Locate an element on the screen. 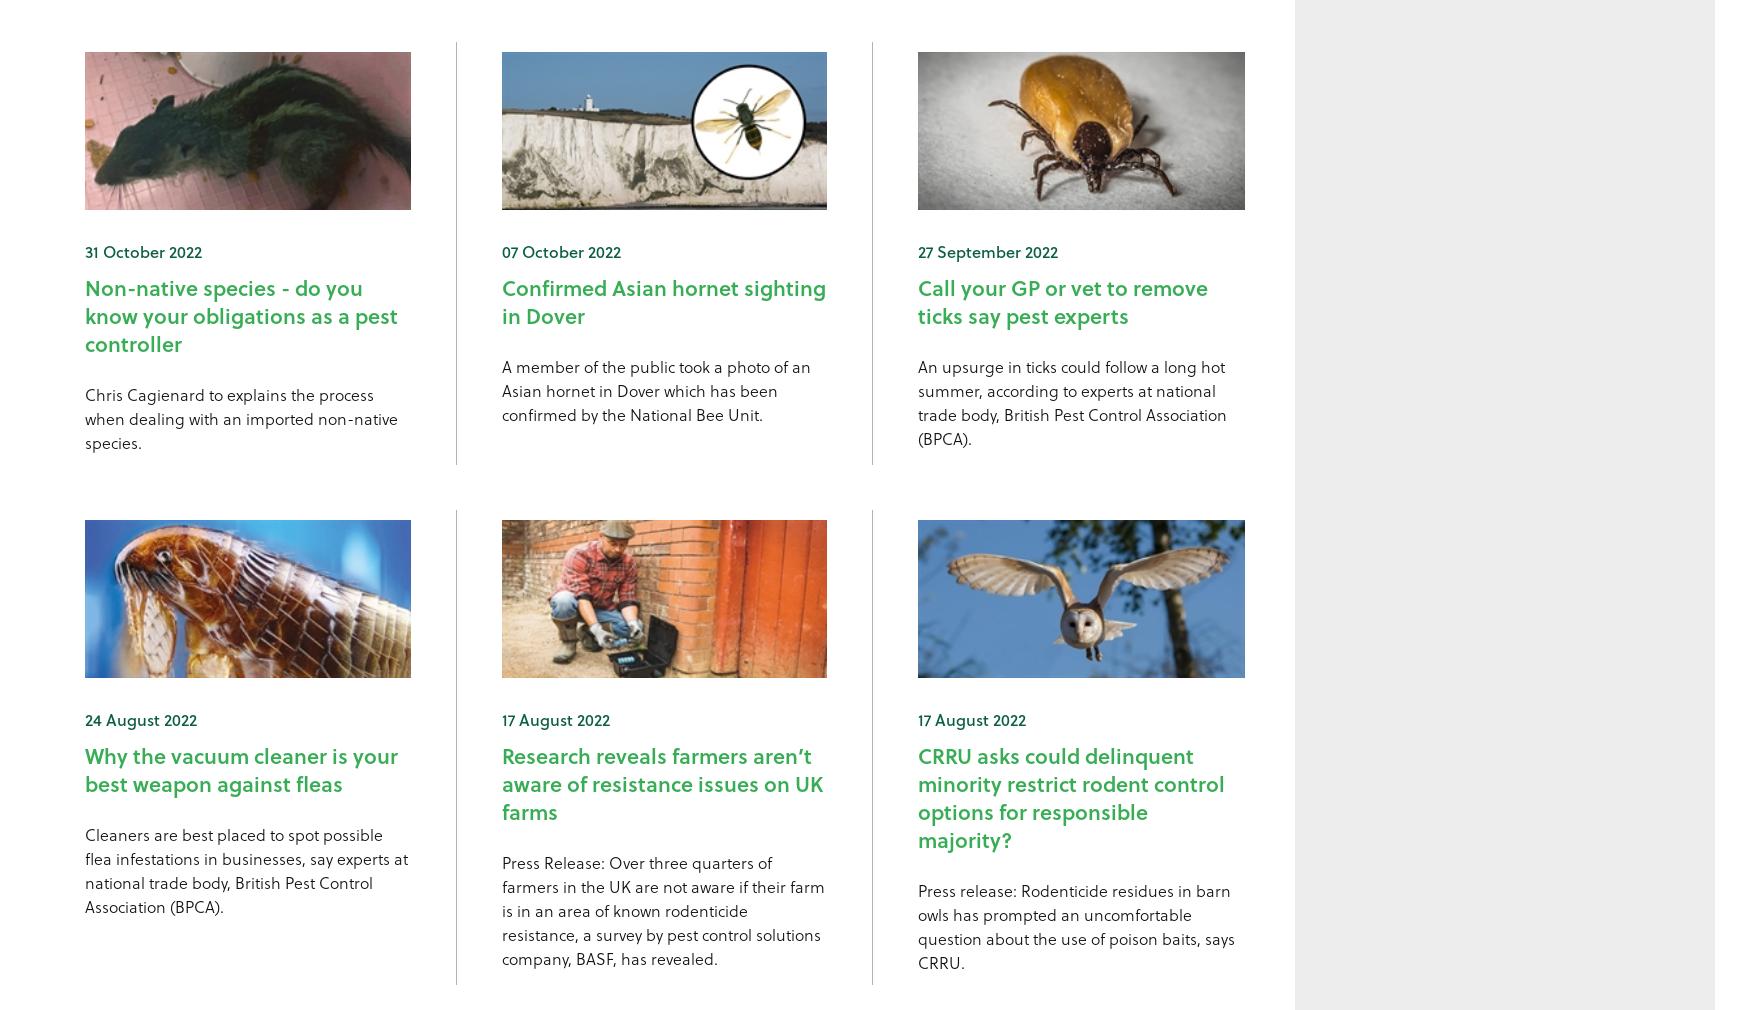 This screenshot has height=1010, width=1750. 'Cleaners are best placed to spot possible flea infestations in businesses, say experts at national trade body, British Pest Control Association (BPCA).' is located at coordinates (85, 869).